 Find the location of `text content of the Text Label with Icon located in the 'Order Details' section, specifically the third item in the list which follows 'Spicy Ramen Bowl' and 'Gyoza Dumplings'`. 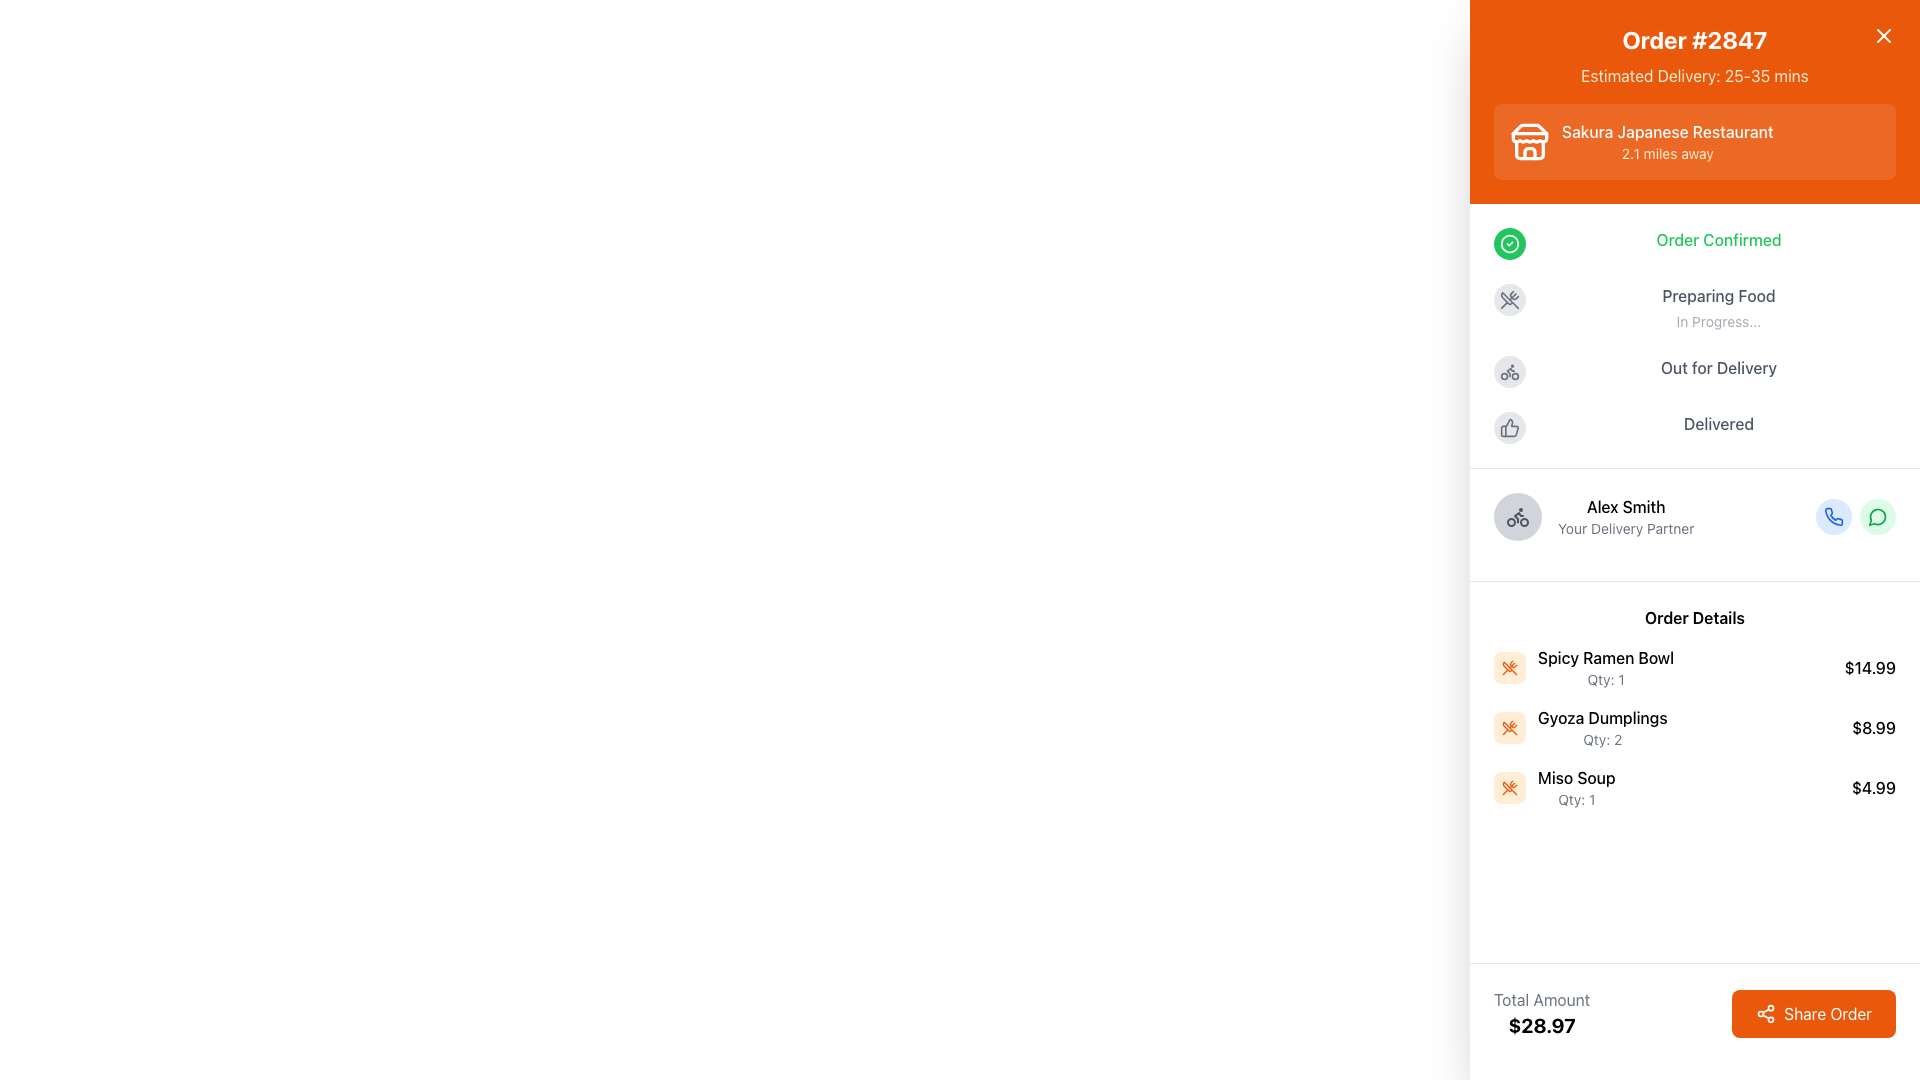

text content of the Text Label with Icon located in the 'Order Details' section, specifically the third item in the list which follows 'Spicy Ramen Bowl' and 'Gyoza Dumplings' is located at coordinates (1553, 786).